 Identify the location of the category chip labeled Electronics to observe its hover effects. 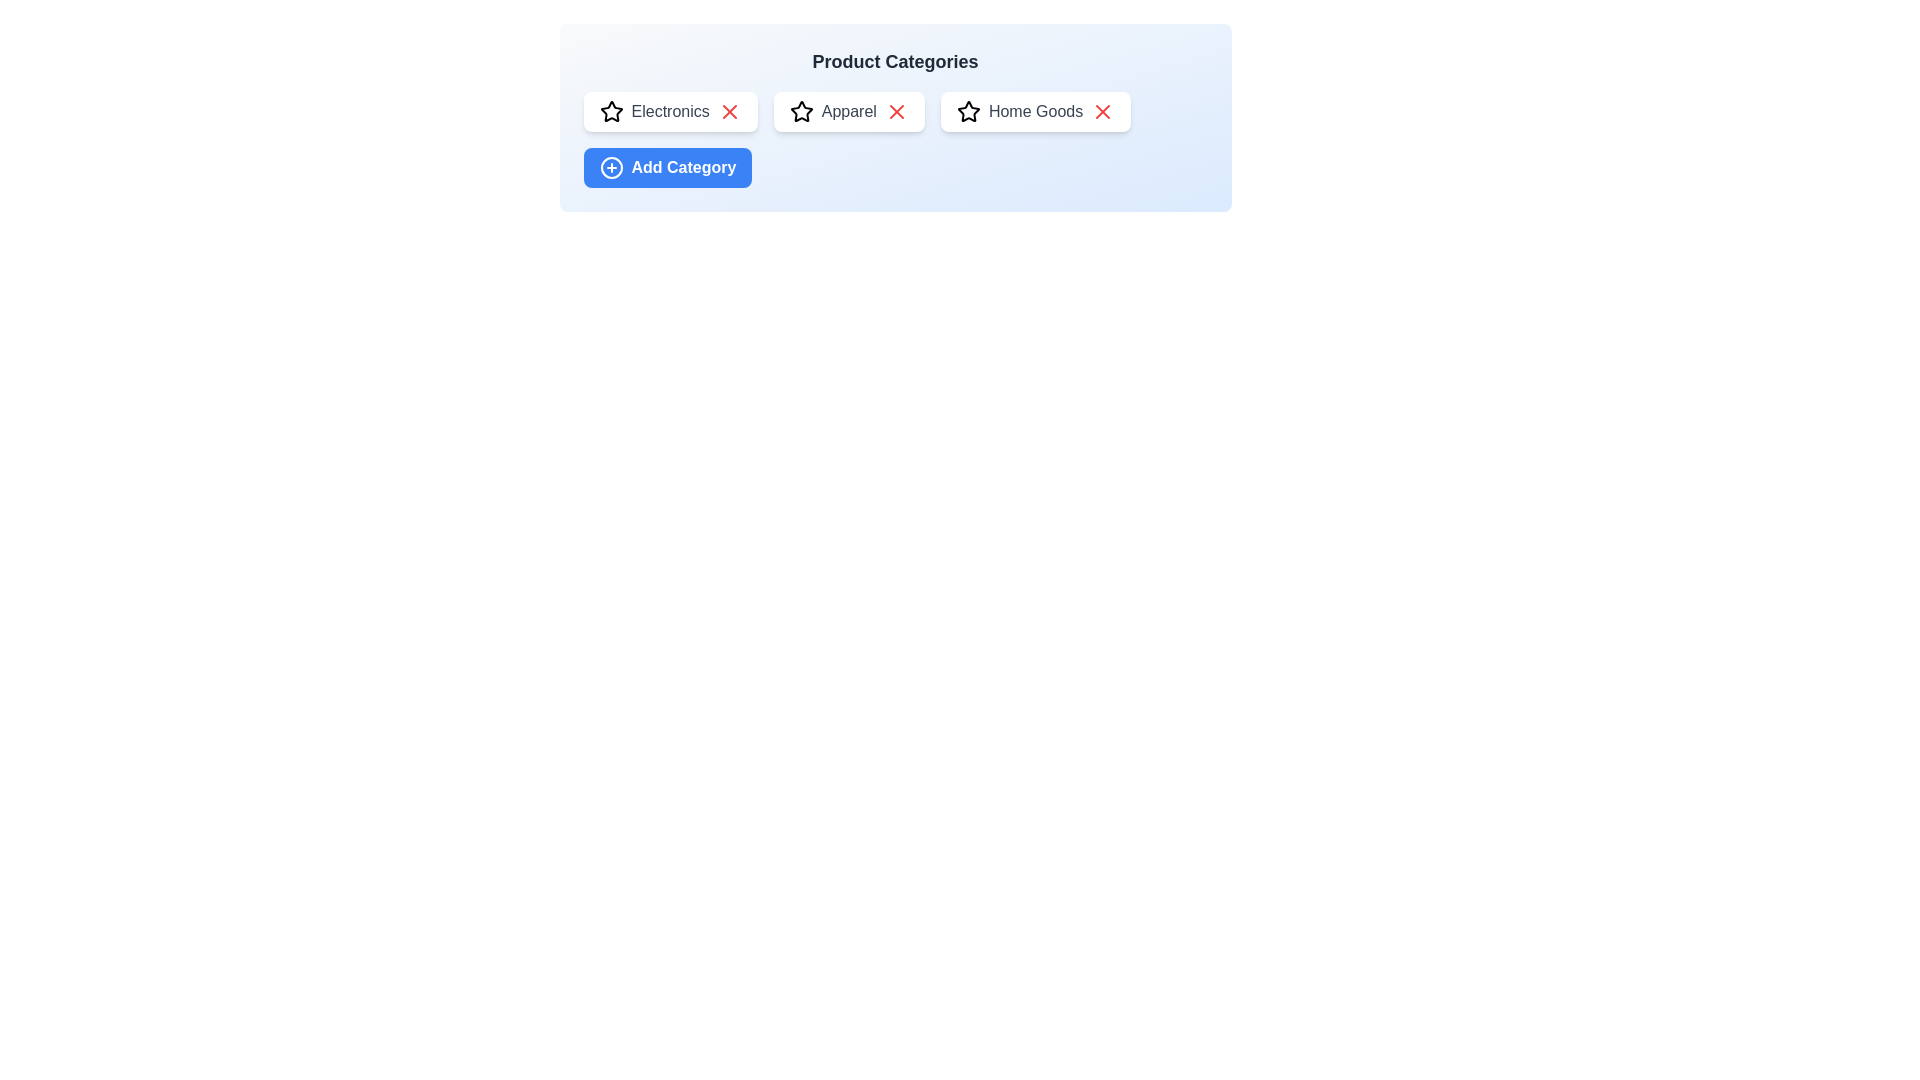
(670, 111).